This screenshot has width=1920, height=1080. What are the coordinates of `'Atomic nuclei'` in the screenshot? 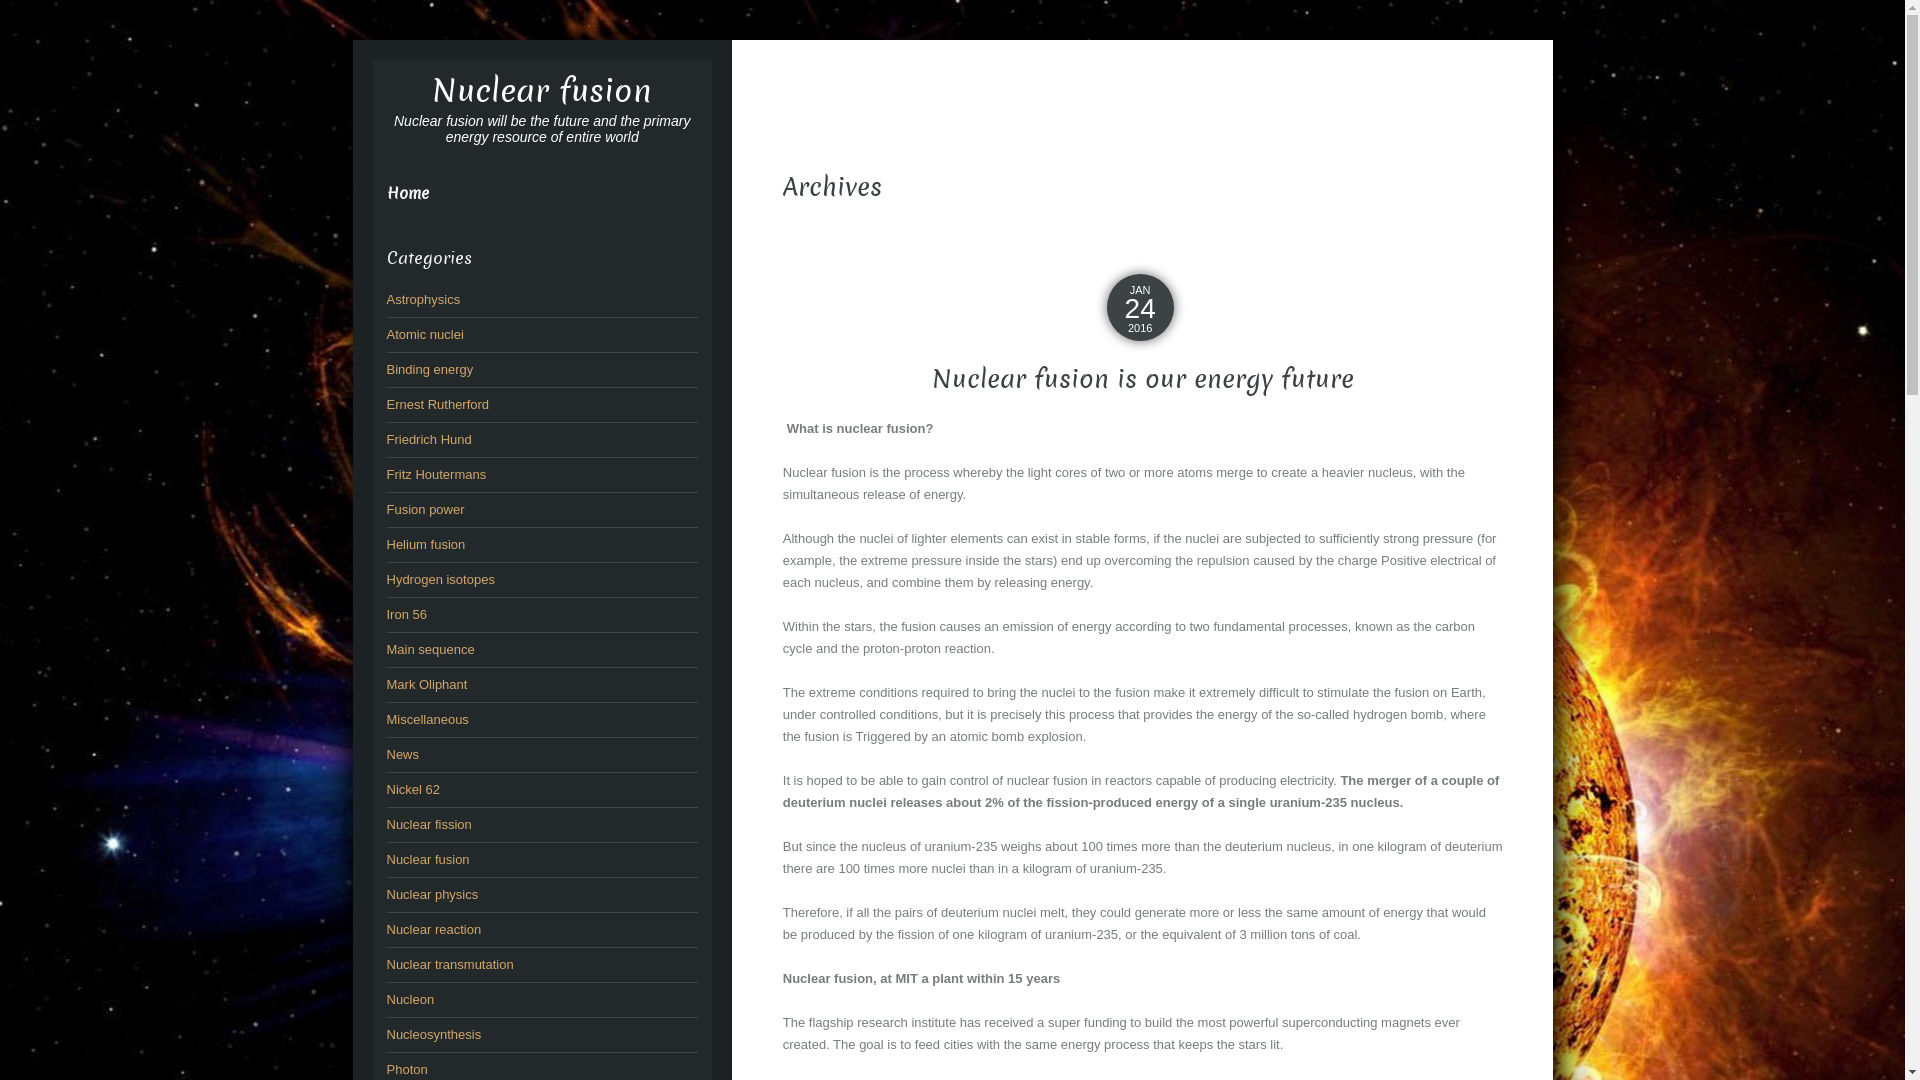 It's located at (423, 333).